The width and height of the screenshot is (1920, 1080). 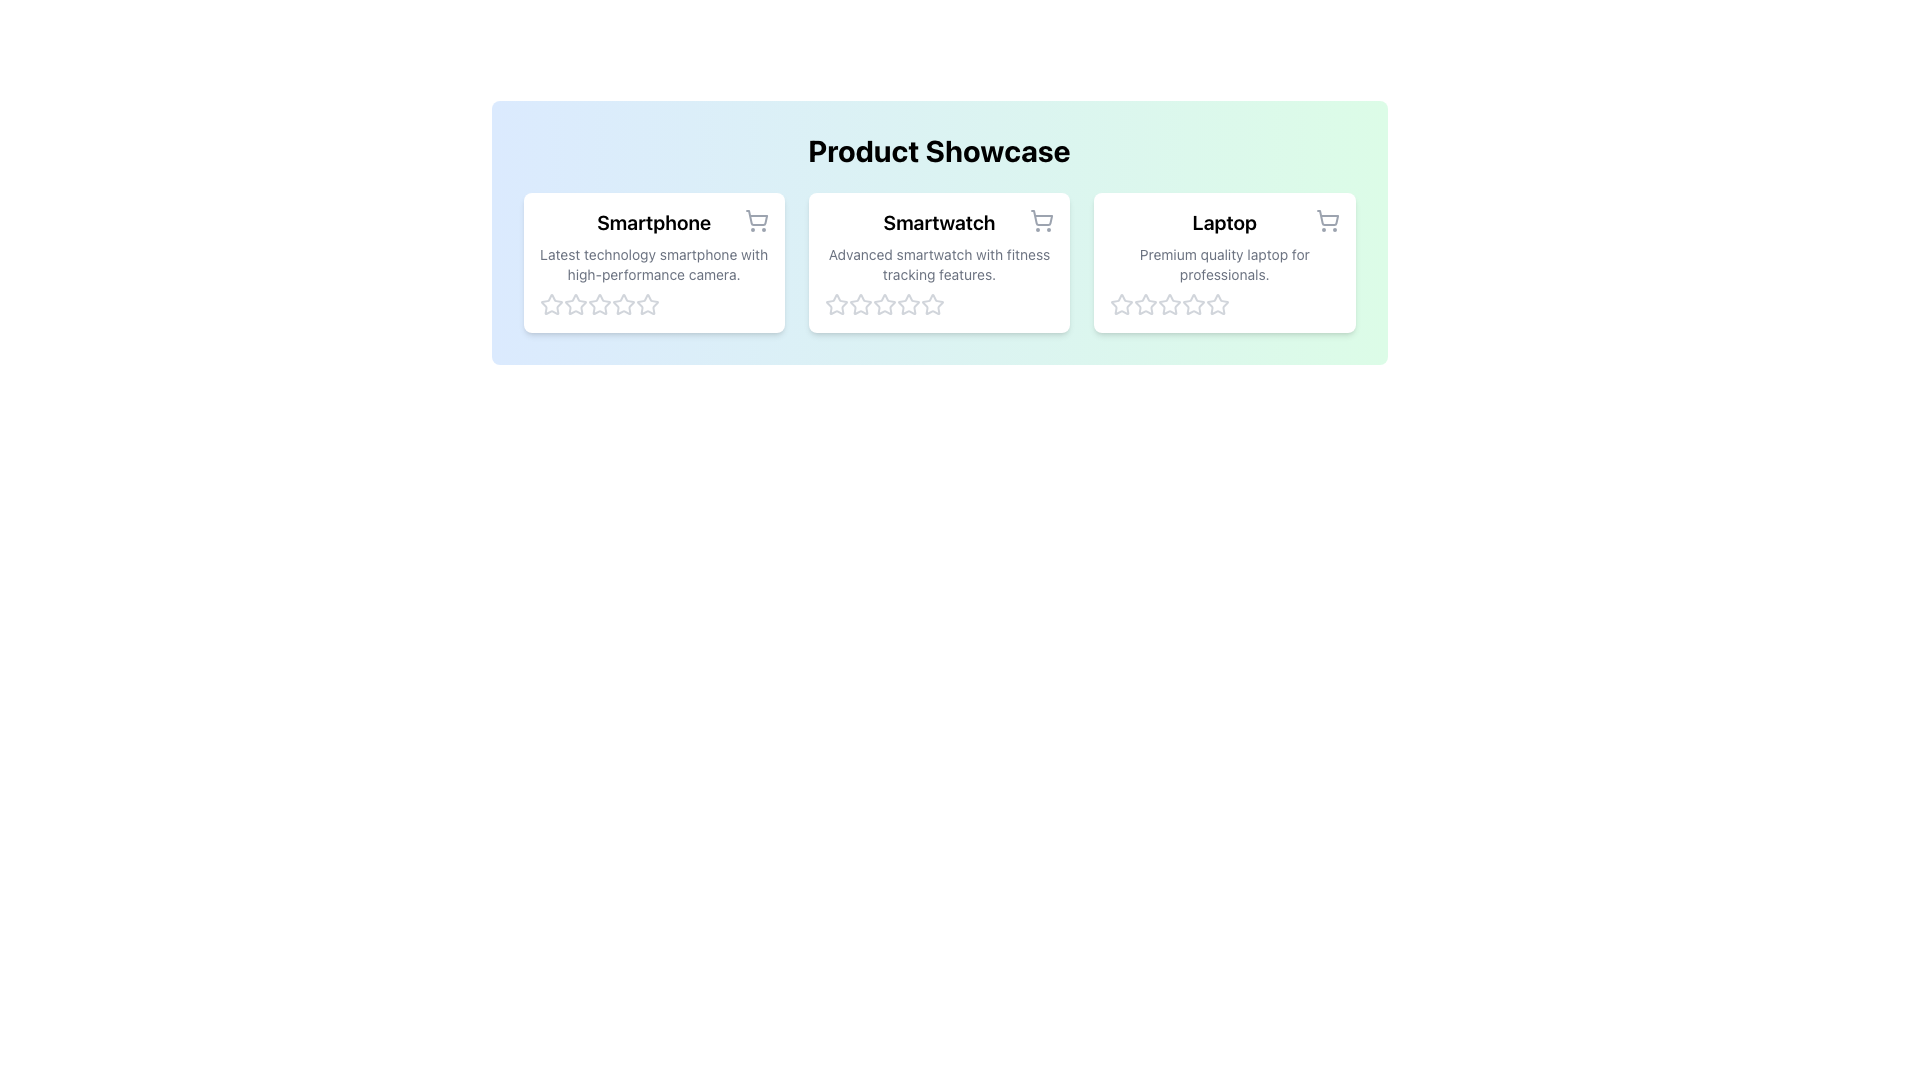 What do you see at coordinates (647, 304) in the screenshot?
I see `the fourth star icon in the rating section under the 'Smartphone' product description` at bounding box center [647, 304].